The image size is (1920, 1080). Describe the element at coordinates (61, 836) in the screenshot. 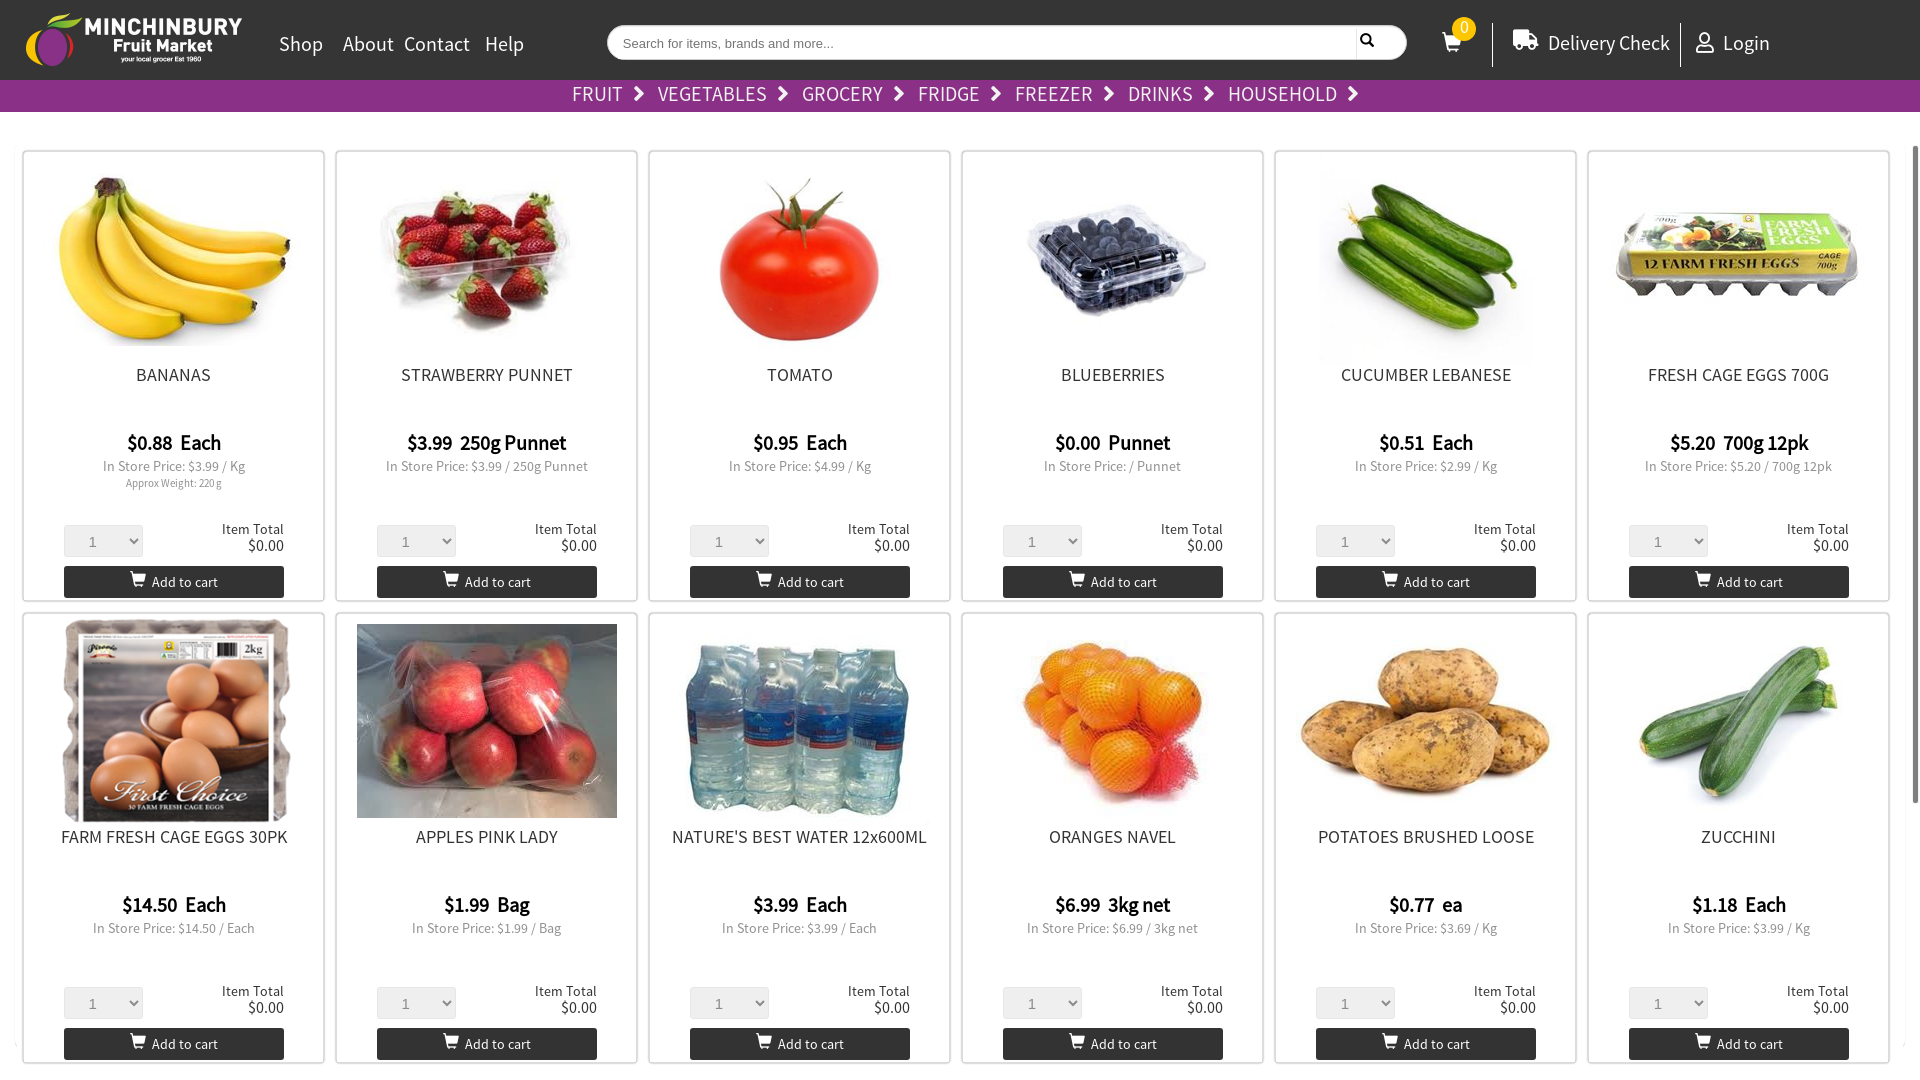

I see `'FARM FRESH CAGE EGGS 30PK'` at that location.